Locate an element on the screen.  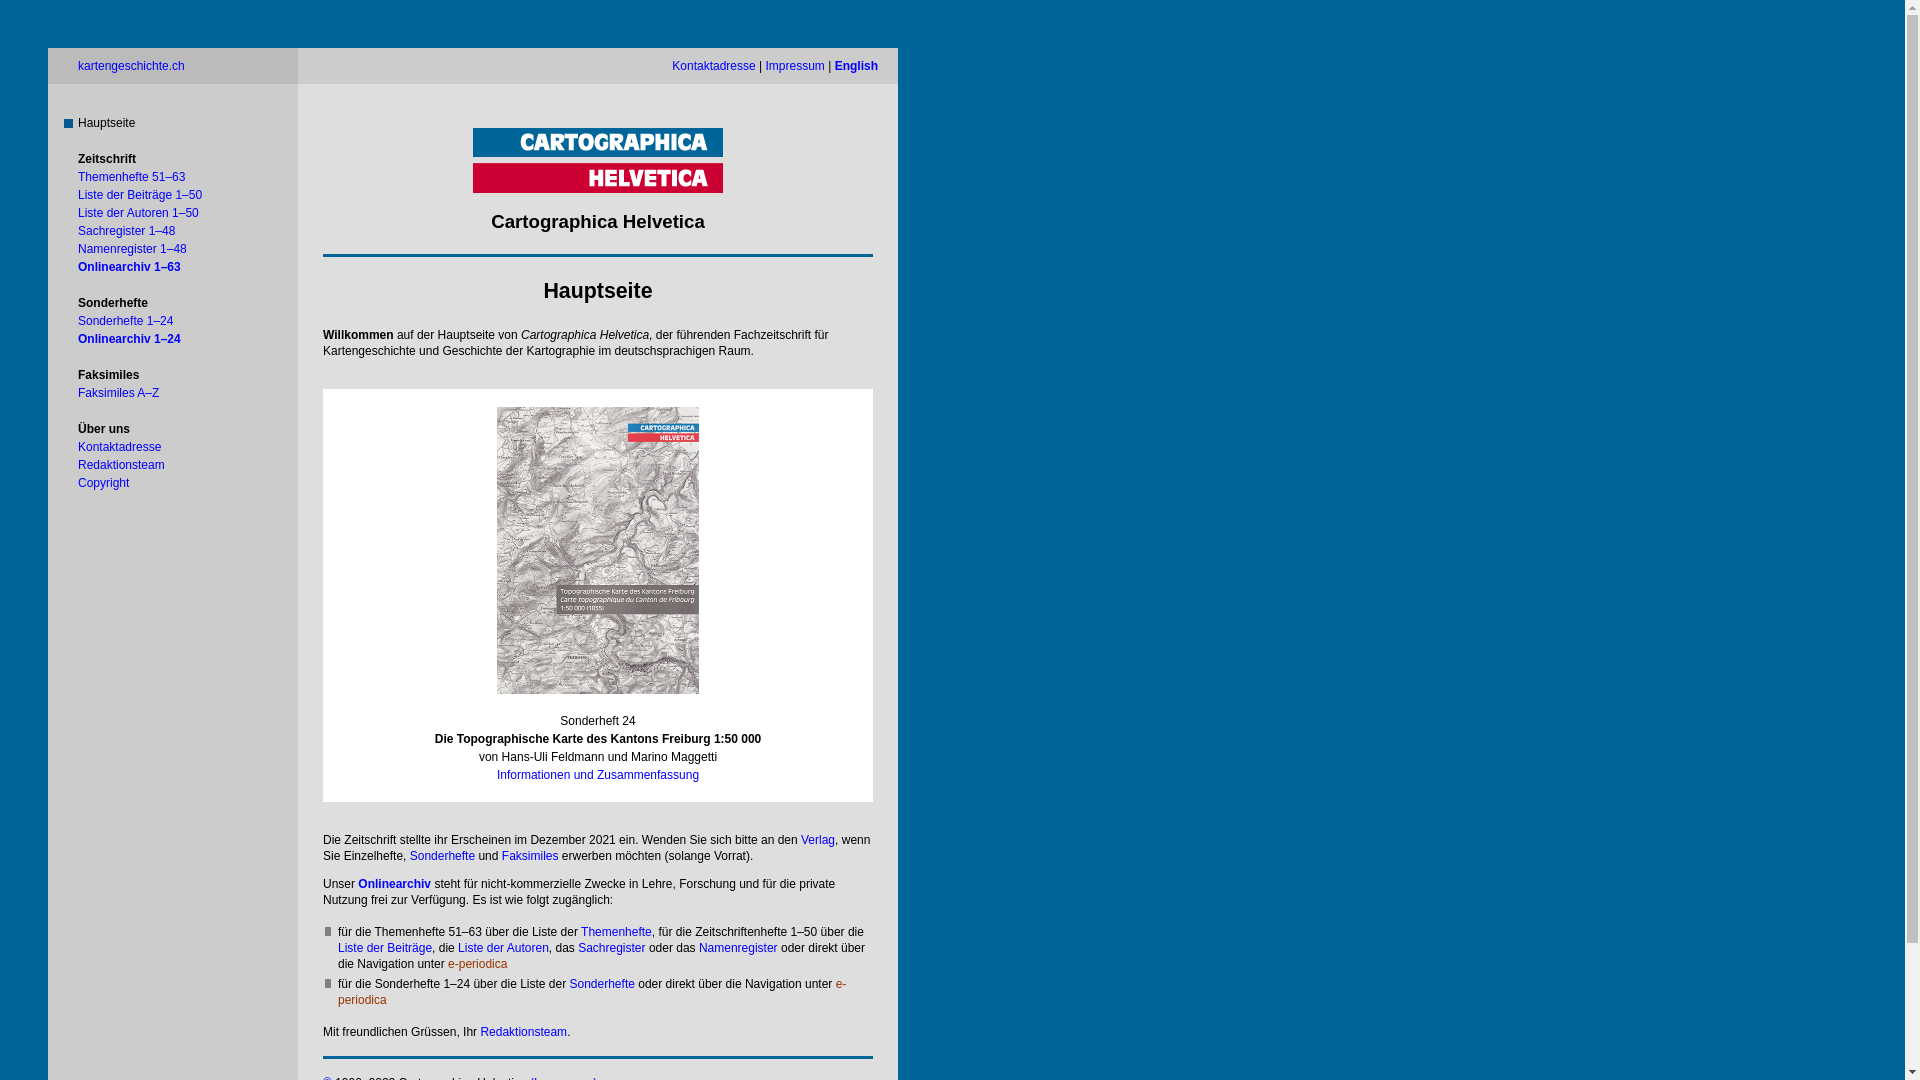
'Copyright' is located at coordinates (102, 482).